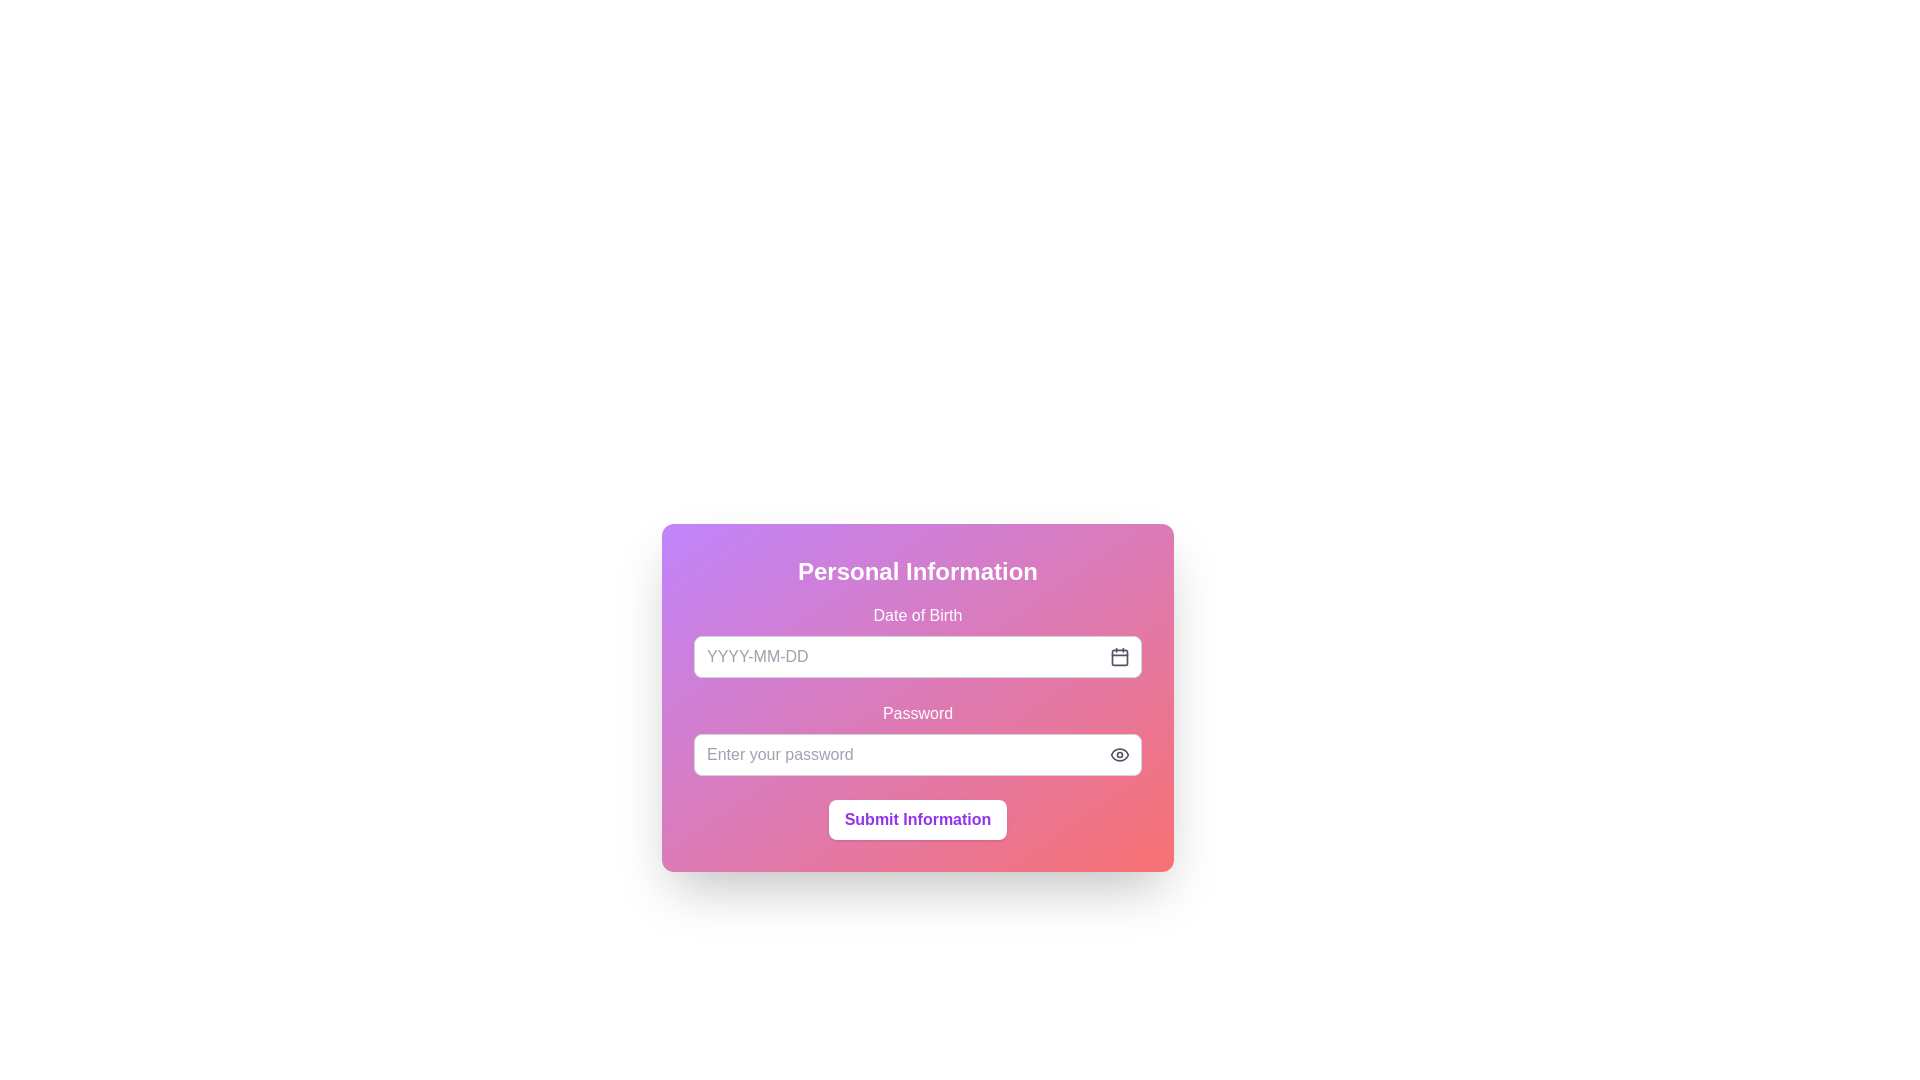 This screenshot has height=1080, width=1920. Describe the element at coordinates (1118, 755) in the screenshot. I see `the button styled with a subtle gray color that includes an eye icon, located to the right of the password input field` at that location.